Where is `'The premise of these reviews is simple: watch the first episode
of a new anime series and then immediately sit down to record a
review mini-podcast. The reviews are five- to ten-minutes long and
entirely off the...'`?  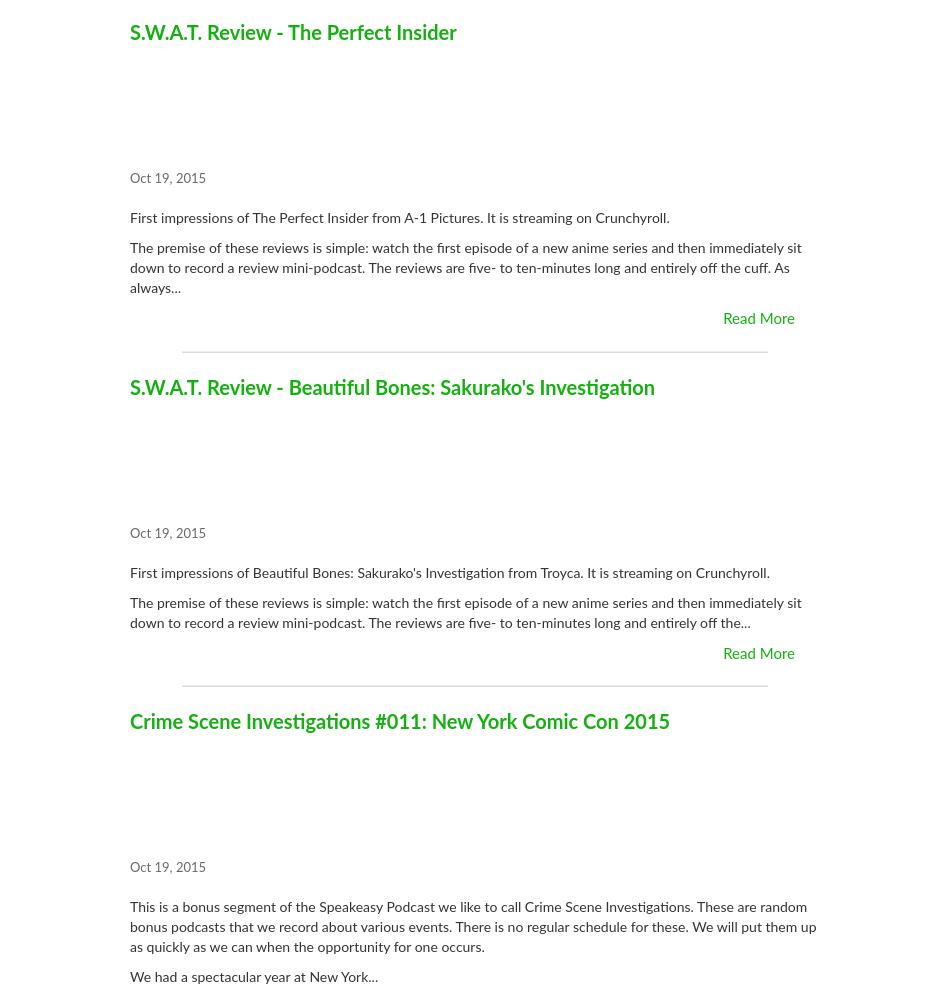
'The premise of these reviews is simple: watch the first episode
of a new anime series and then immediately sit down to record a
review mini-podcast. The reviews are five- to ten-minutes long and
entirely off the...' is located at coordinates (464, 612).